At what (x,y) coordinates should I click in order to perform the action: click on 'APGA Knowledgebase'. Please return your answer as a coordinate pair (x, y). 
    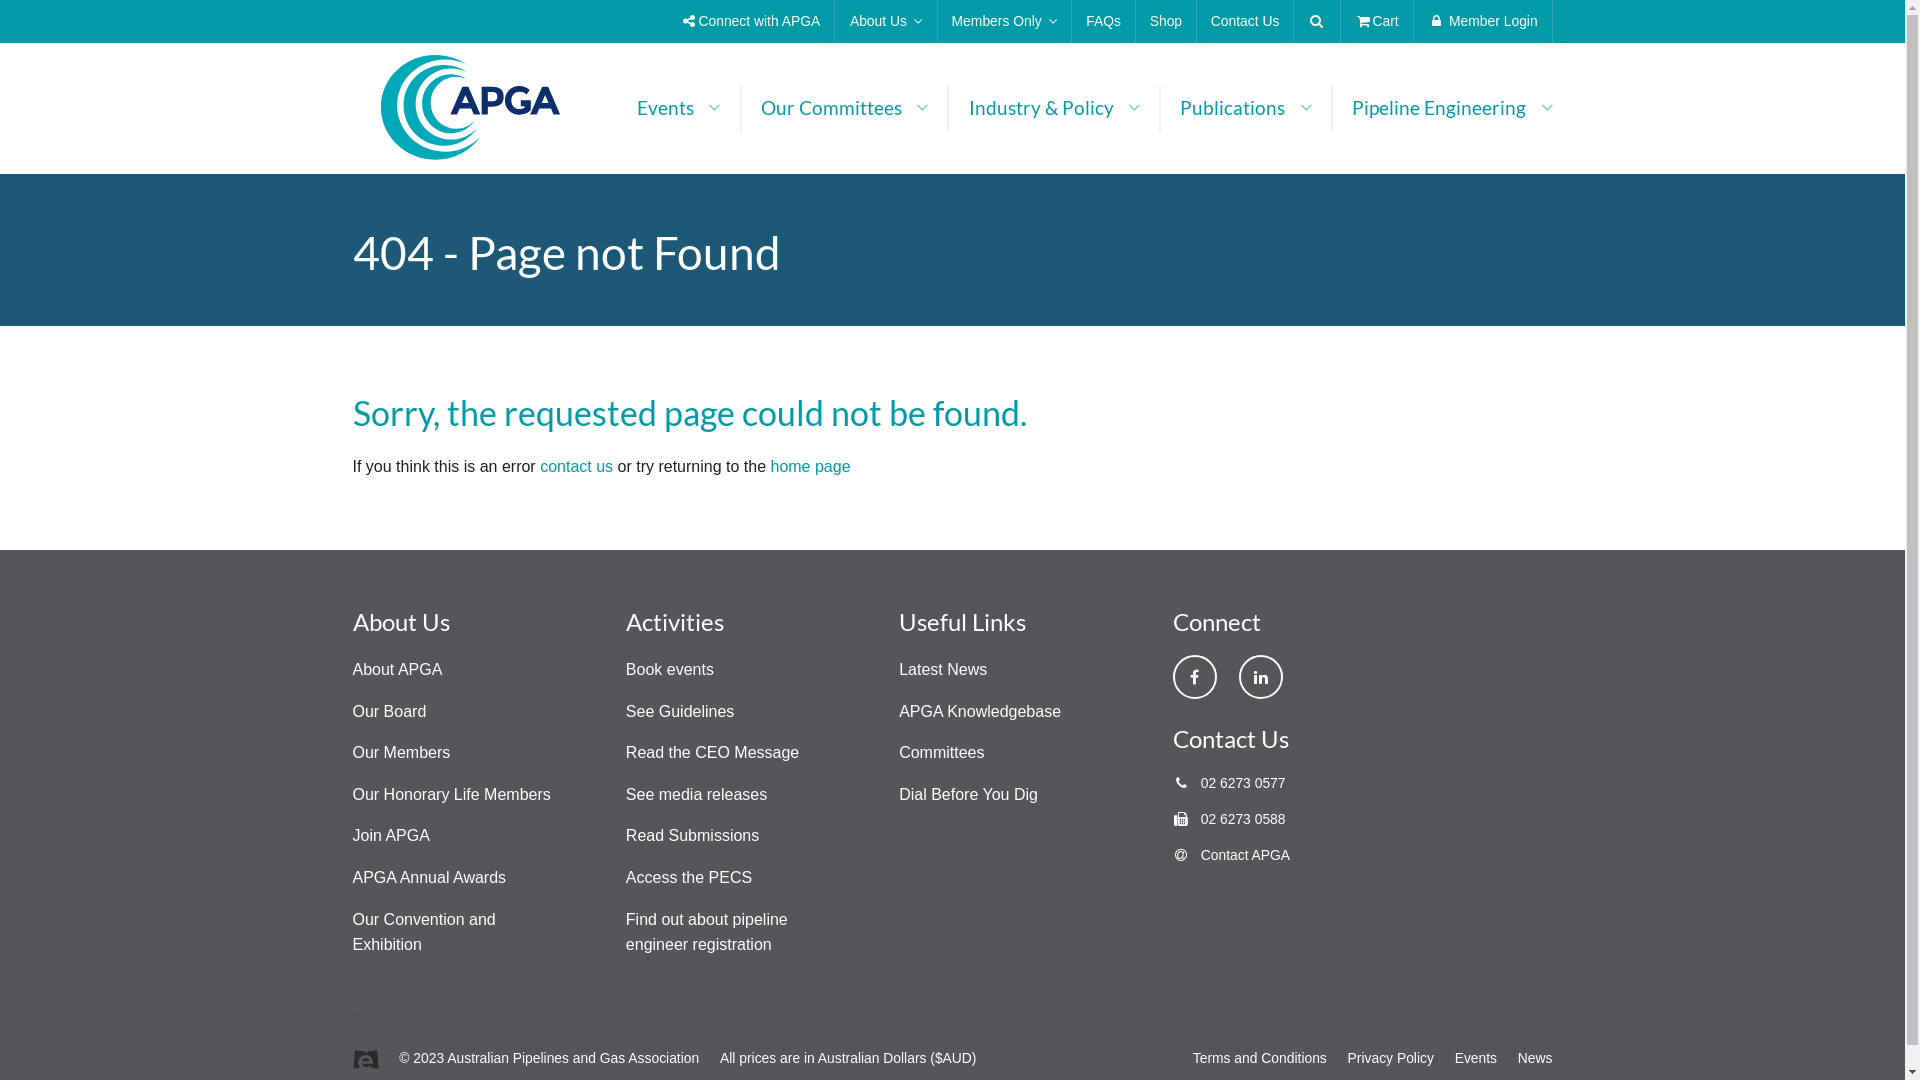
    Looking at the image, I should click on (979, 710).